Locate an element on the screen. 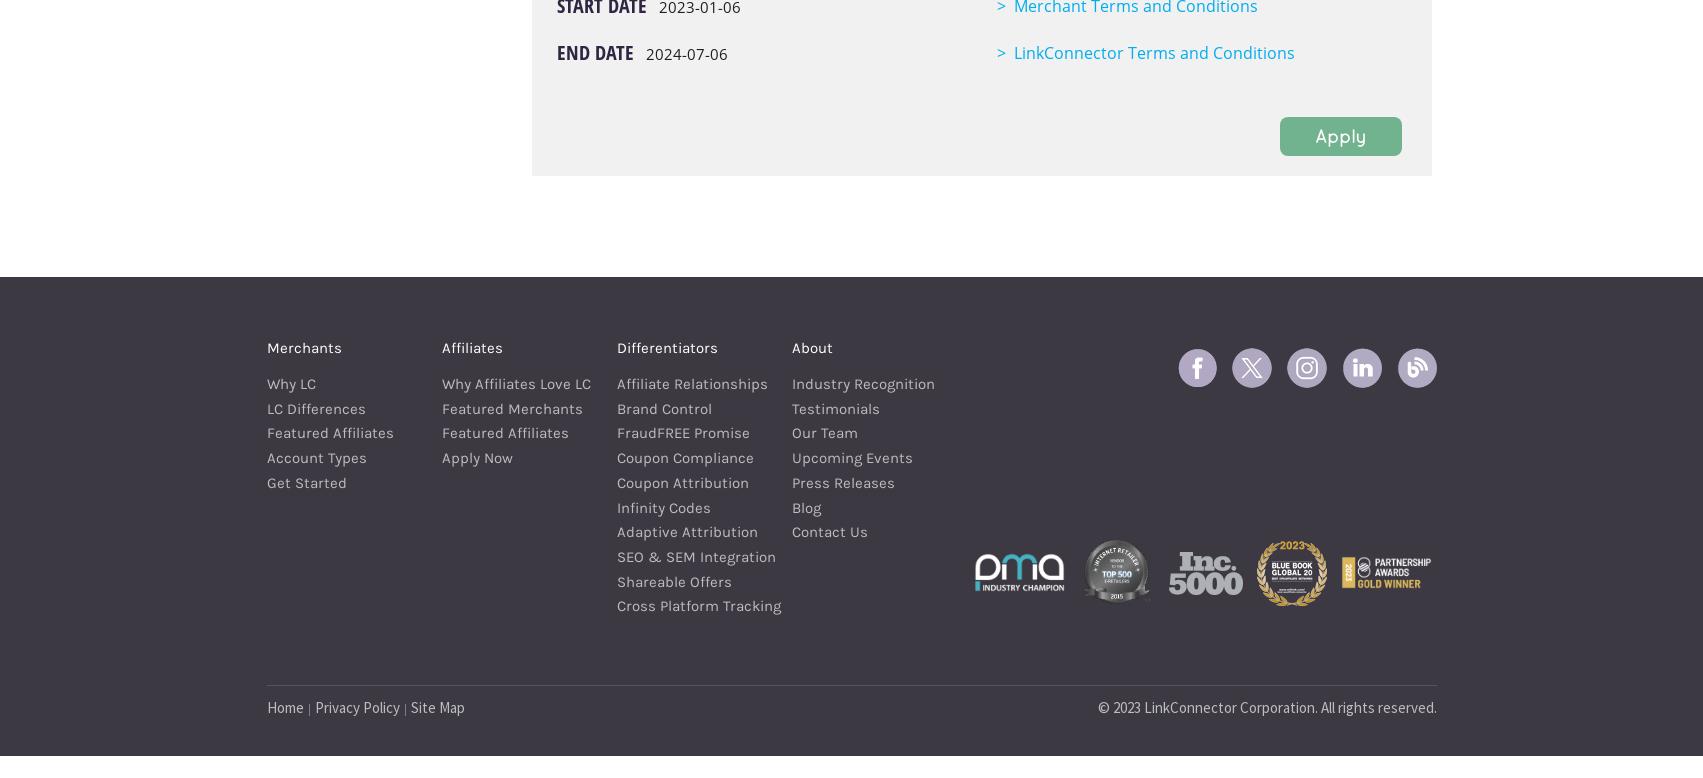 This screenshot has height=778, width=1703. 'Adaptive Attribution' is located at coordinates (686, 531).